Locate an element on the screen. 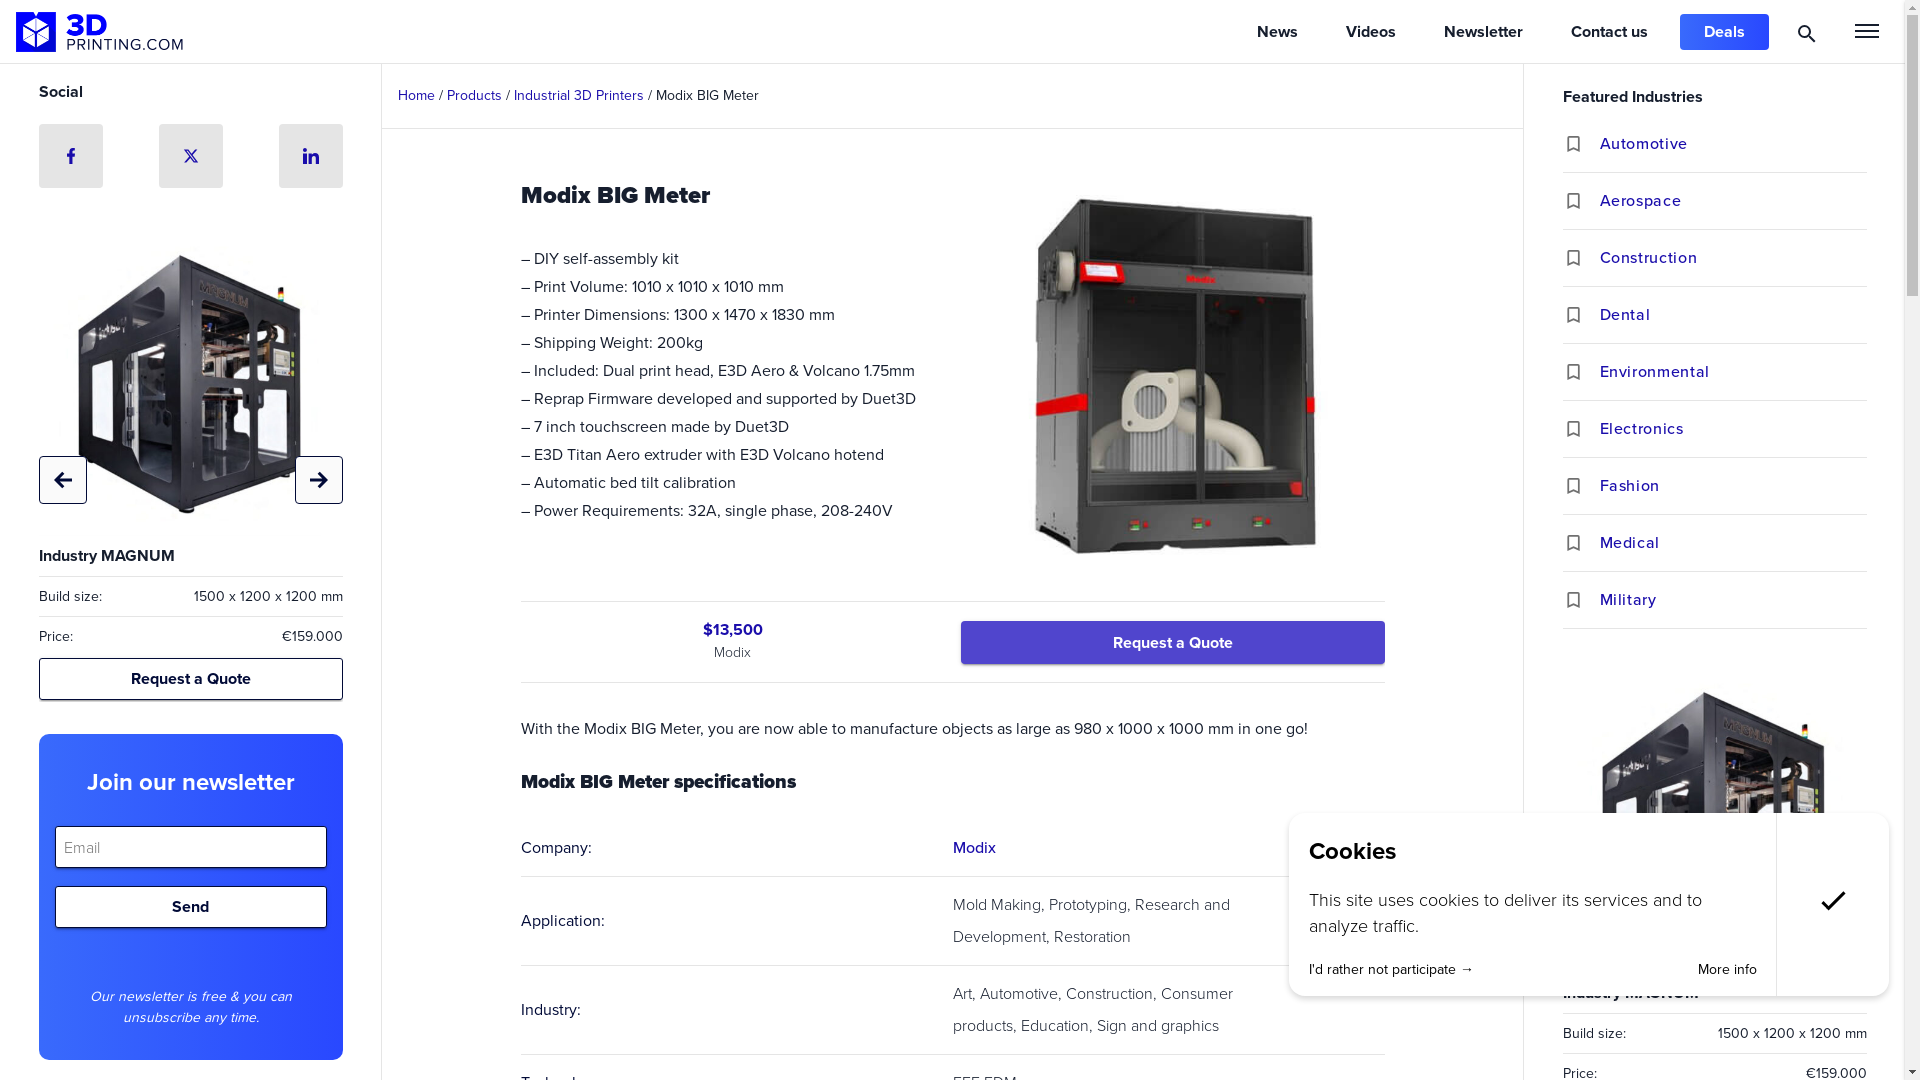 This screenshot has height=1080, width=1920. 'Send' is located at coordinates (190, 906).